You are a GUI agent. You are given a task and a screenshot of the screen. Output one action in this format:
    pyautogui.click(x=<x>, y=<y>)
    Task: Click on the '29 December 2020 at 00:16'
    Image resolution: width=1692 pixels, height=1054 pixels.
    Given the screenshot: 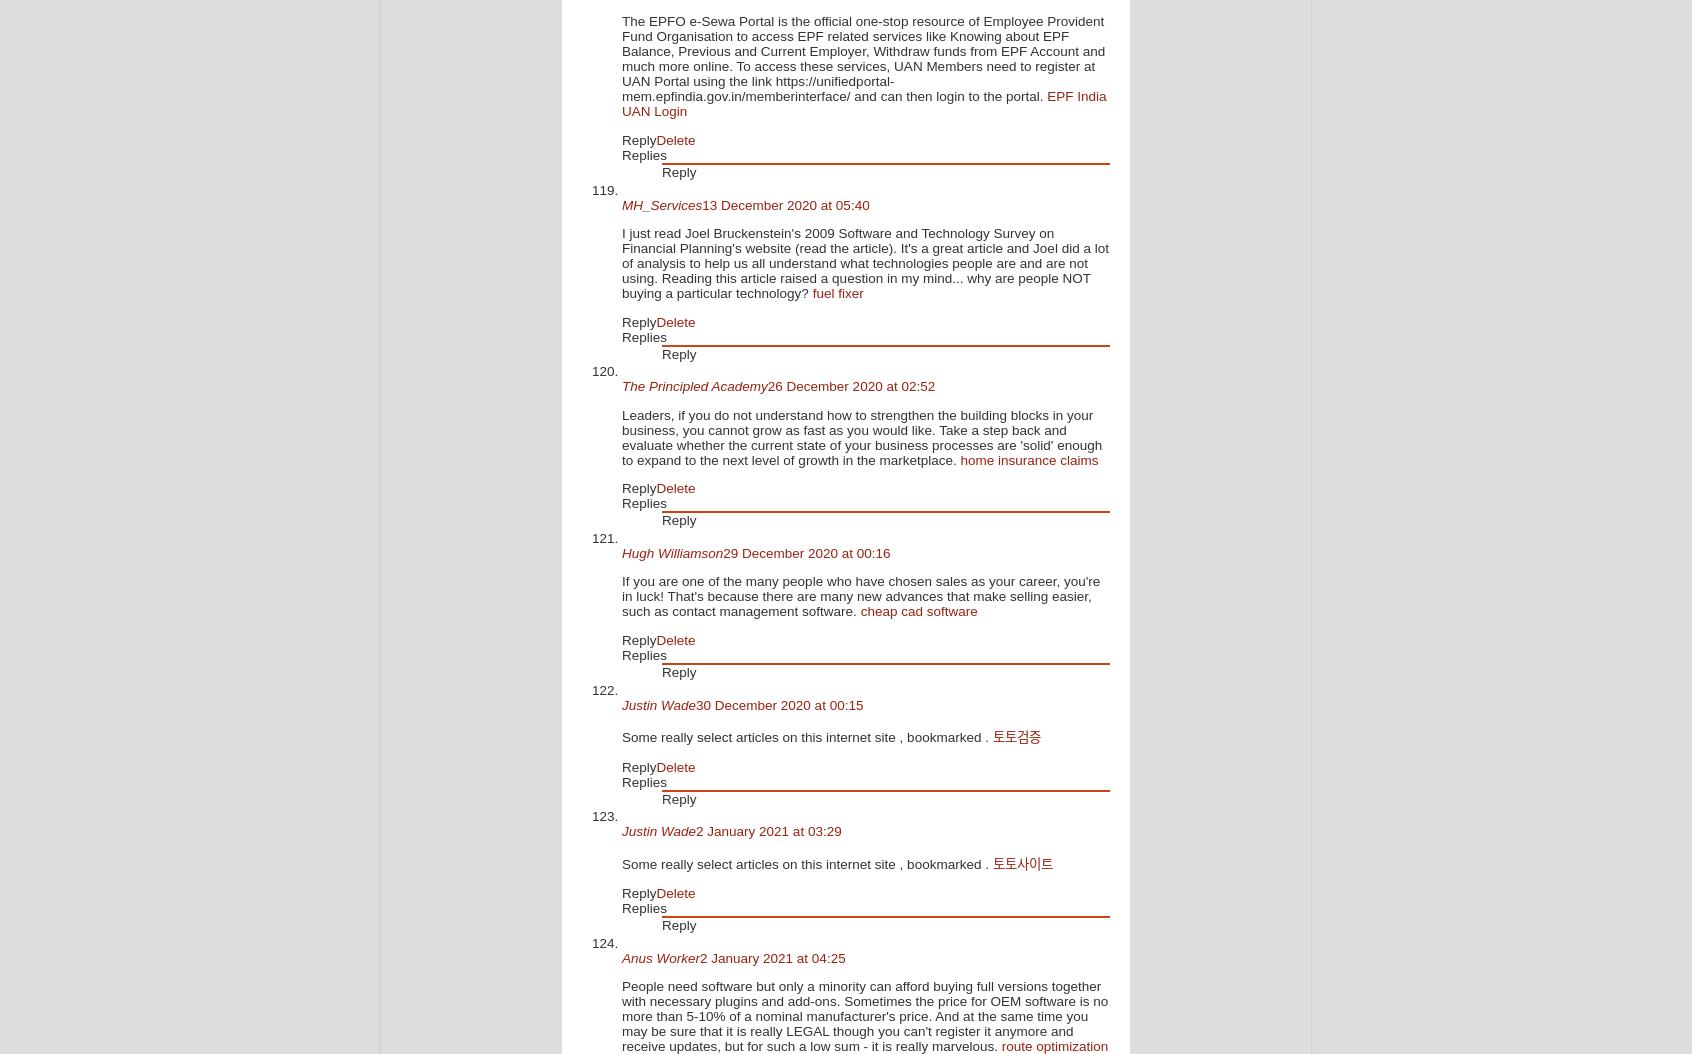 What is the action you would take?
    pyautogui.click(x=806, y=552)
    